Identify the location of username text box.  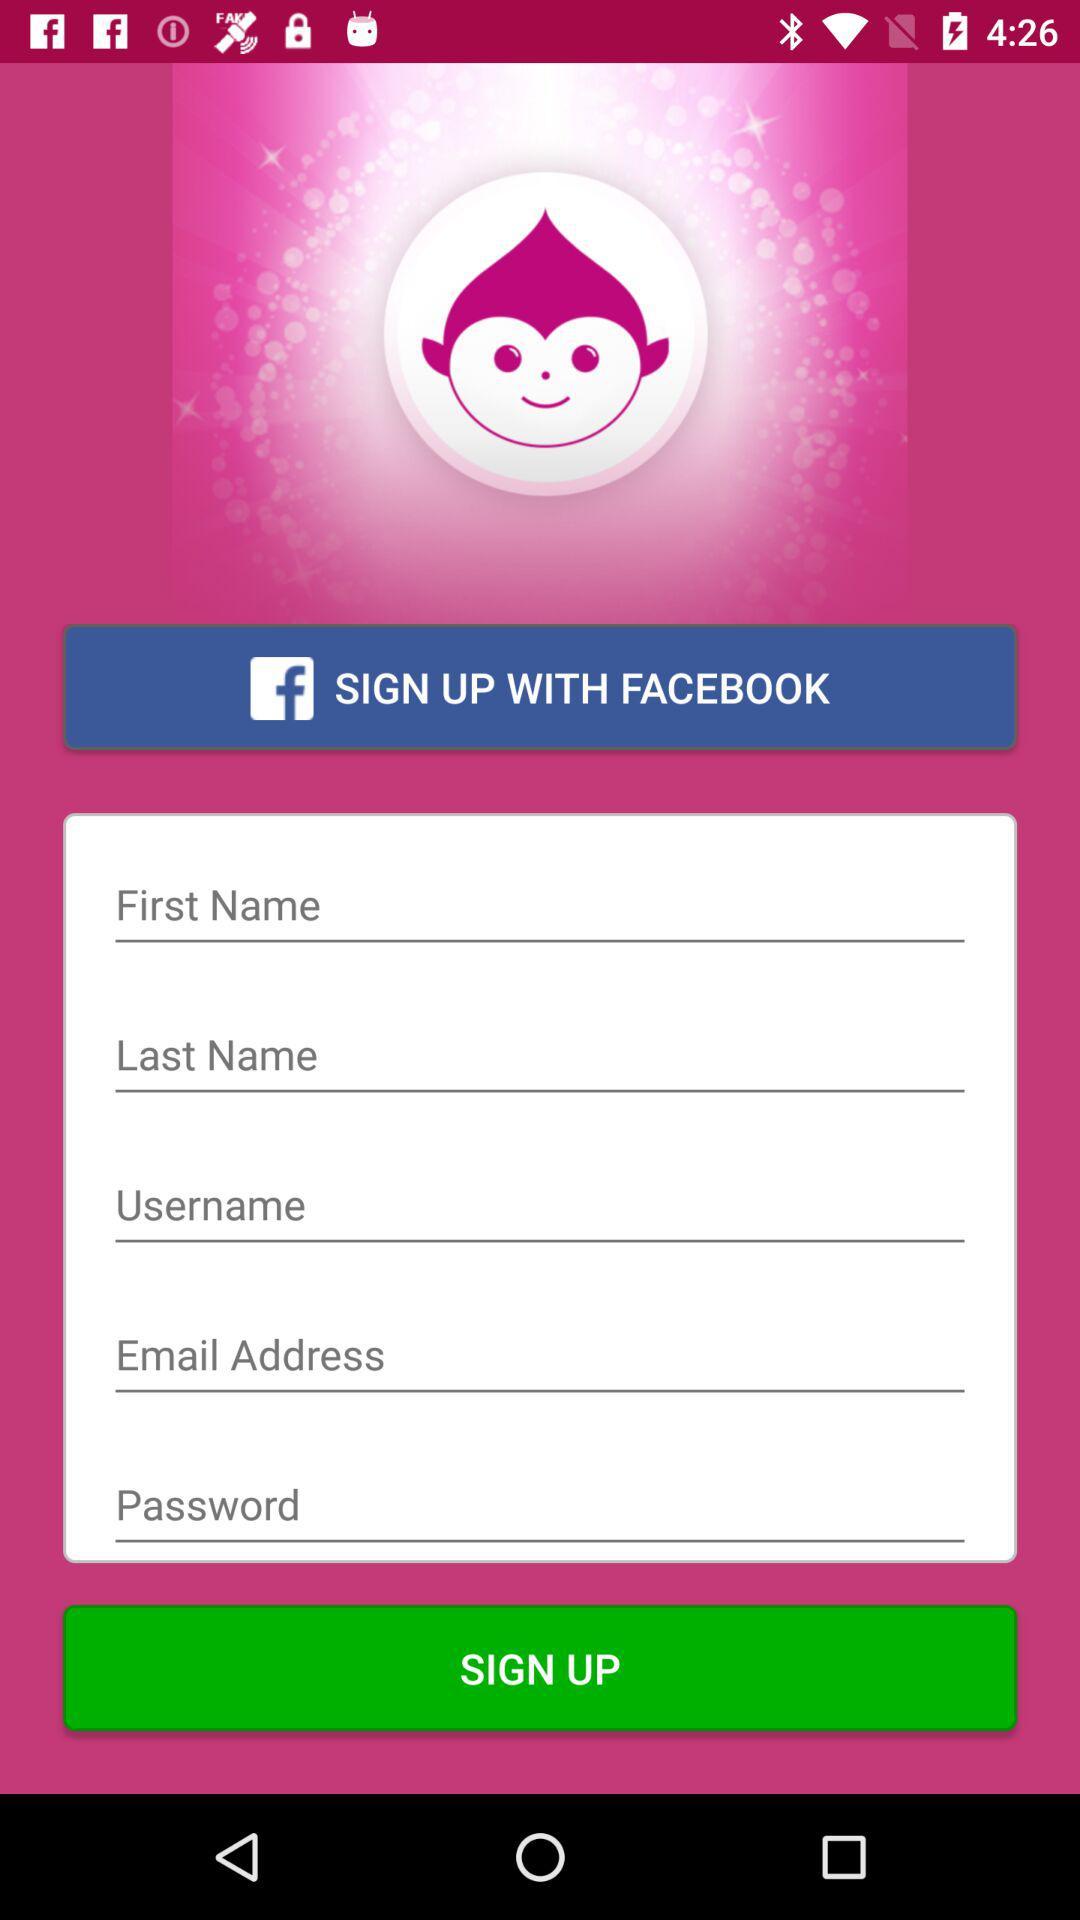
(540, 1206).